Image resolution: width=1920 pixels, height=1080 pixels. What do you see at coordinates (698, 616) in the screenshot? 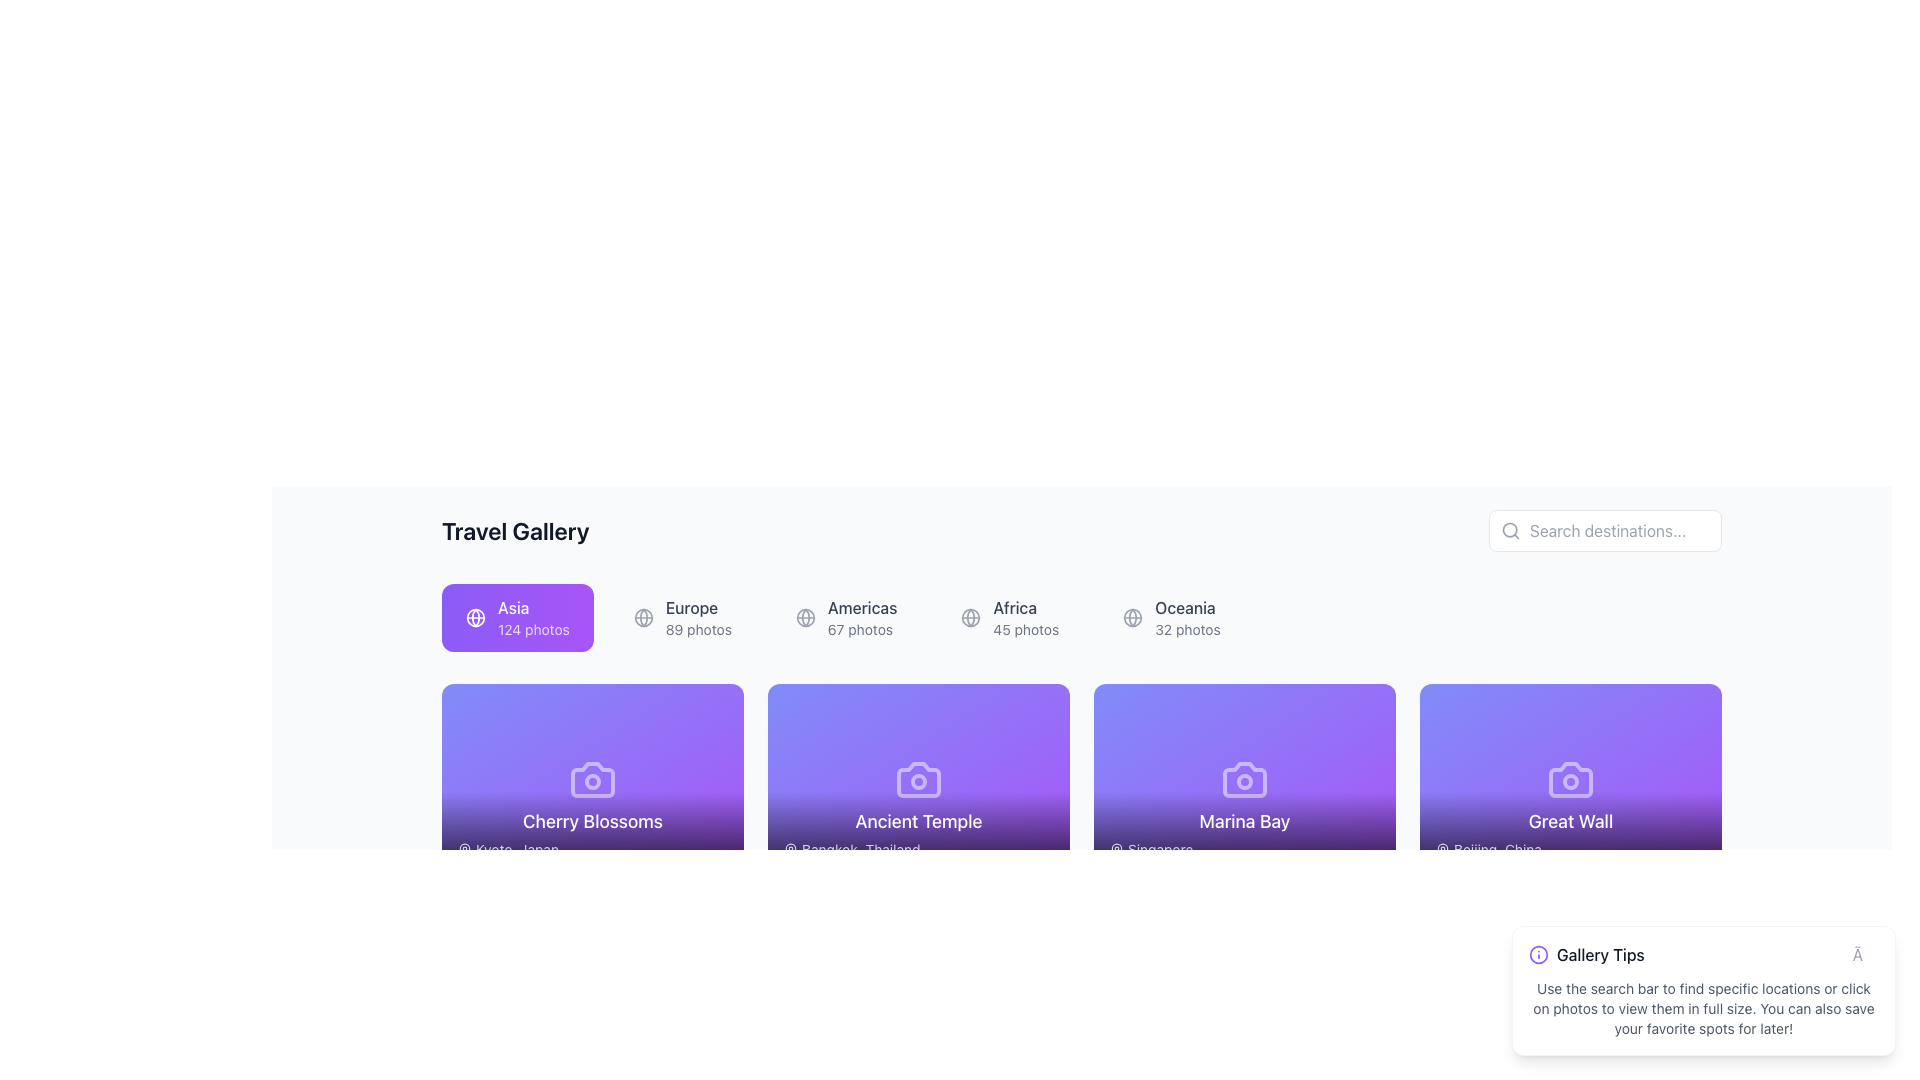
I see `the 'Europe' text element, which is styled in a medium-weight font and is part of the navigation section labeled 'Travel Gallery'` at bounding box center [698, 616].